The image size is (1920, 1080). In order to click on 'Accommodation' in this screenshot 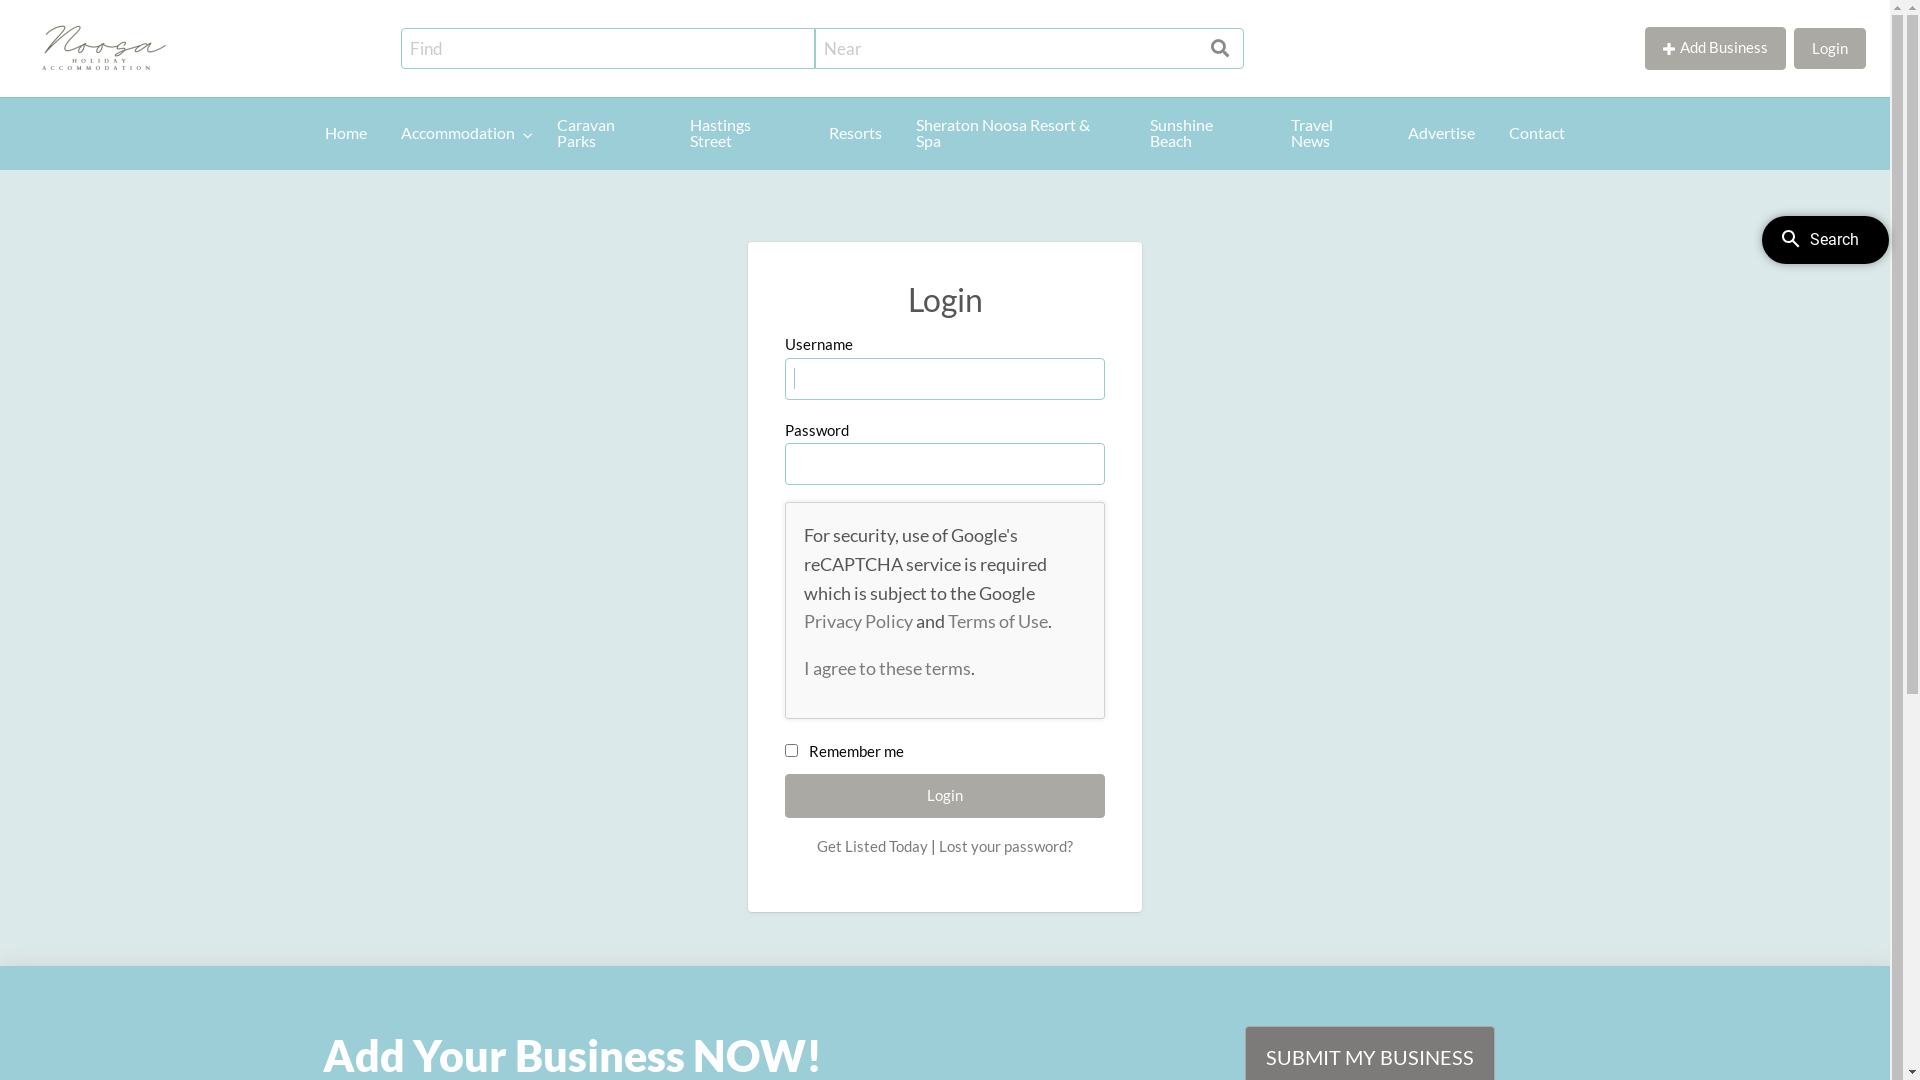, I will do `click(461, 133)`.